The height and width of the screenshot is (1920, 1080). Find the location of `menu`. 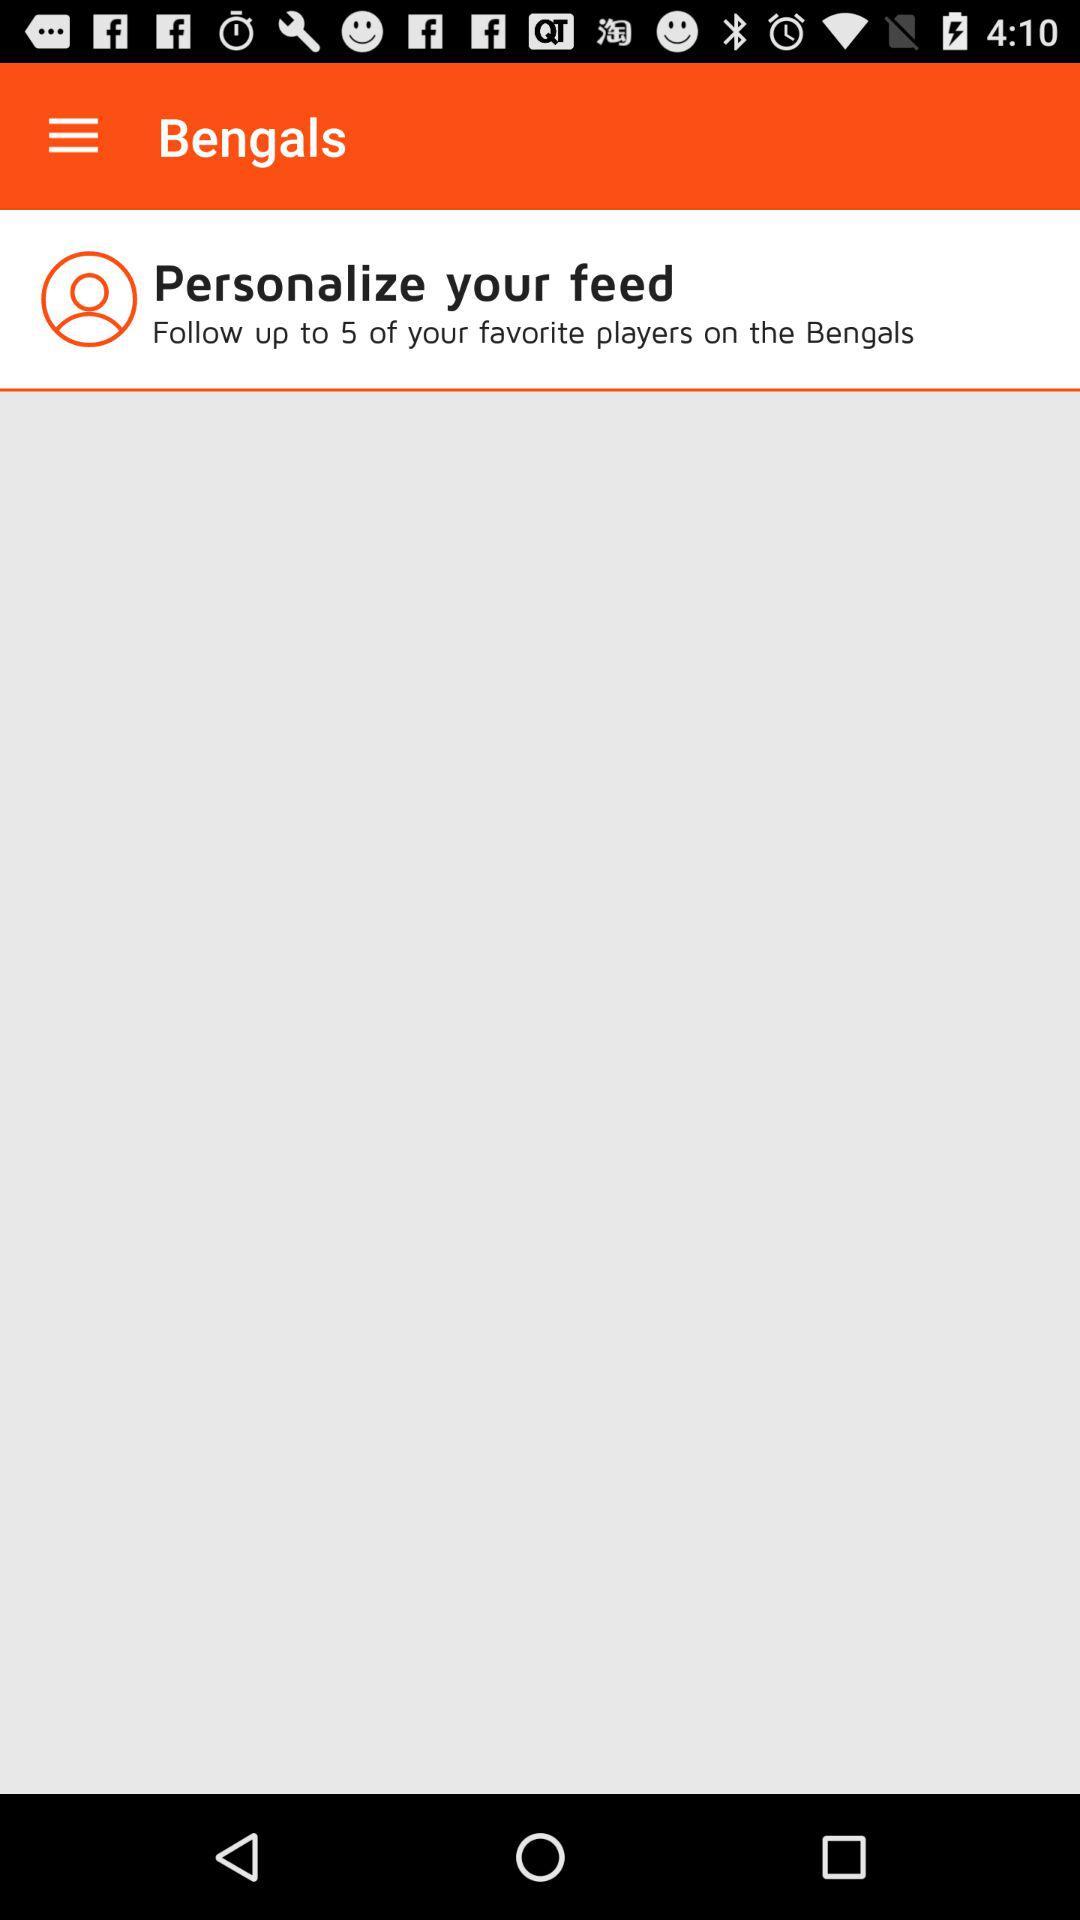

menu is located at coordinates (72, 135).